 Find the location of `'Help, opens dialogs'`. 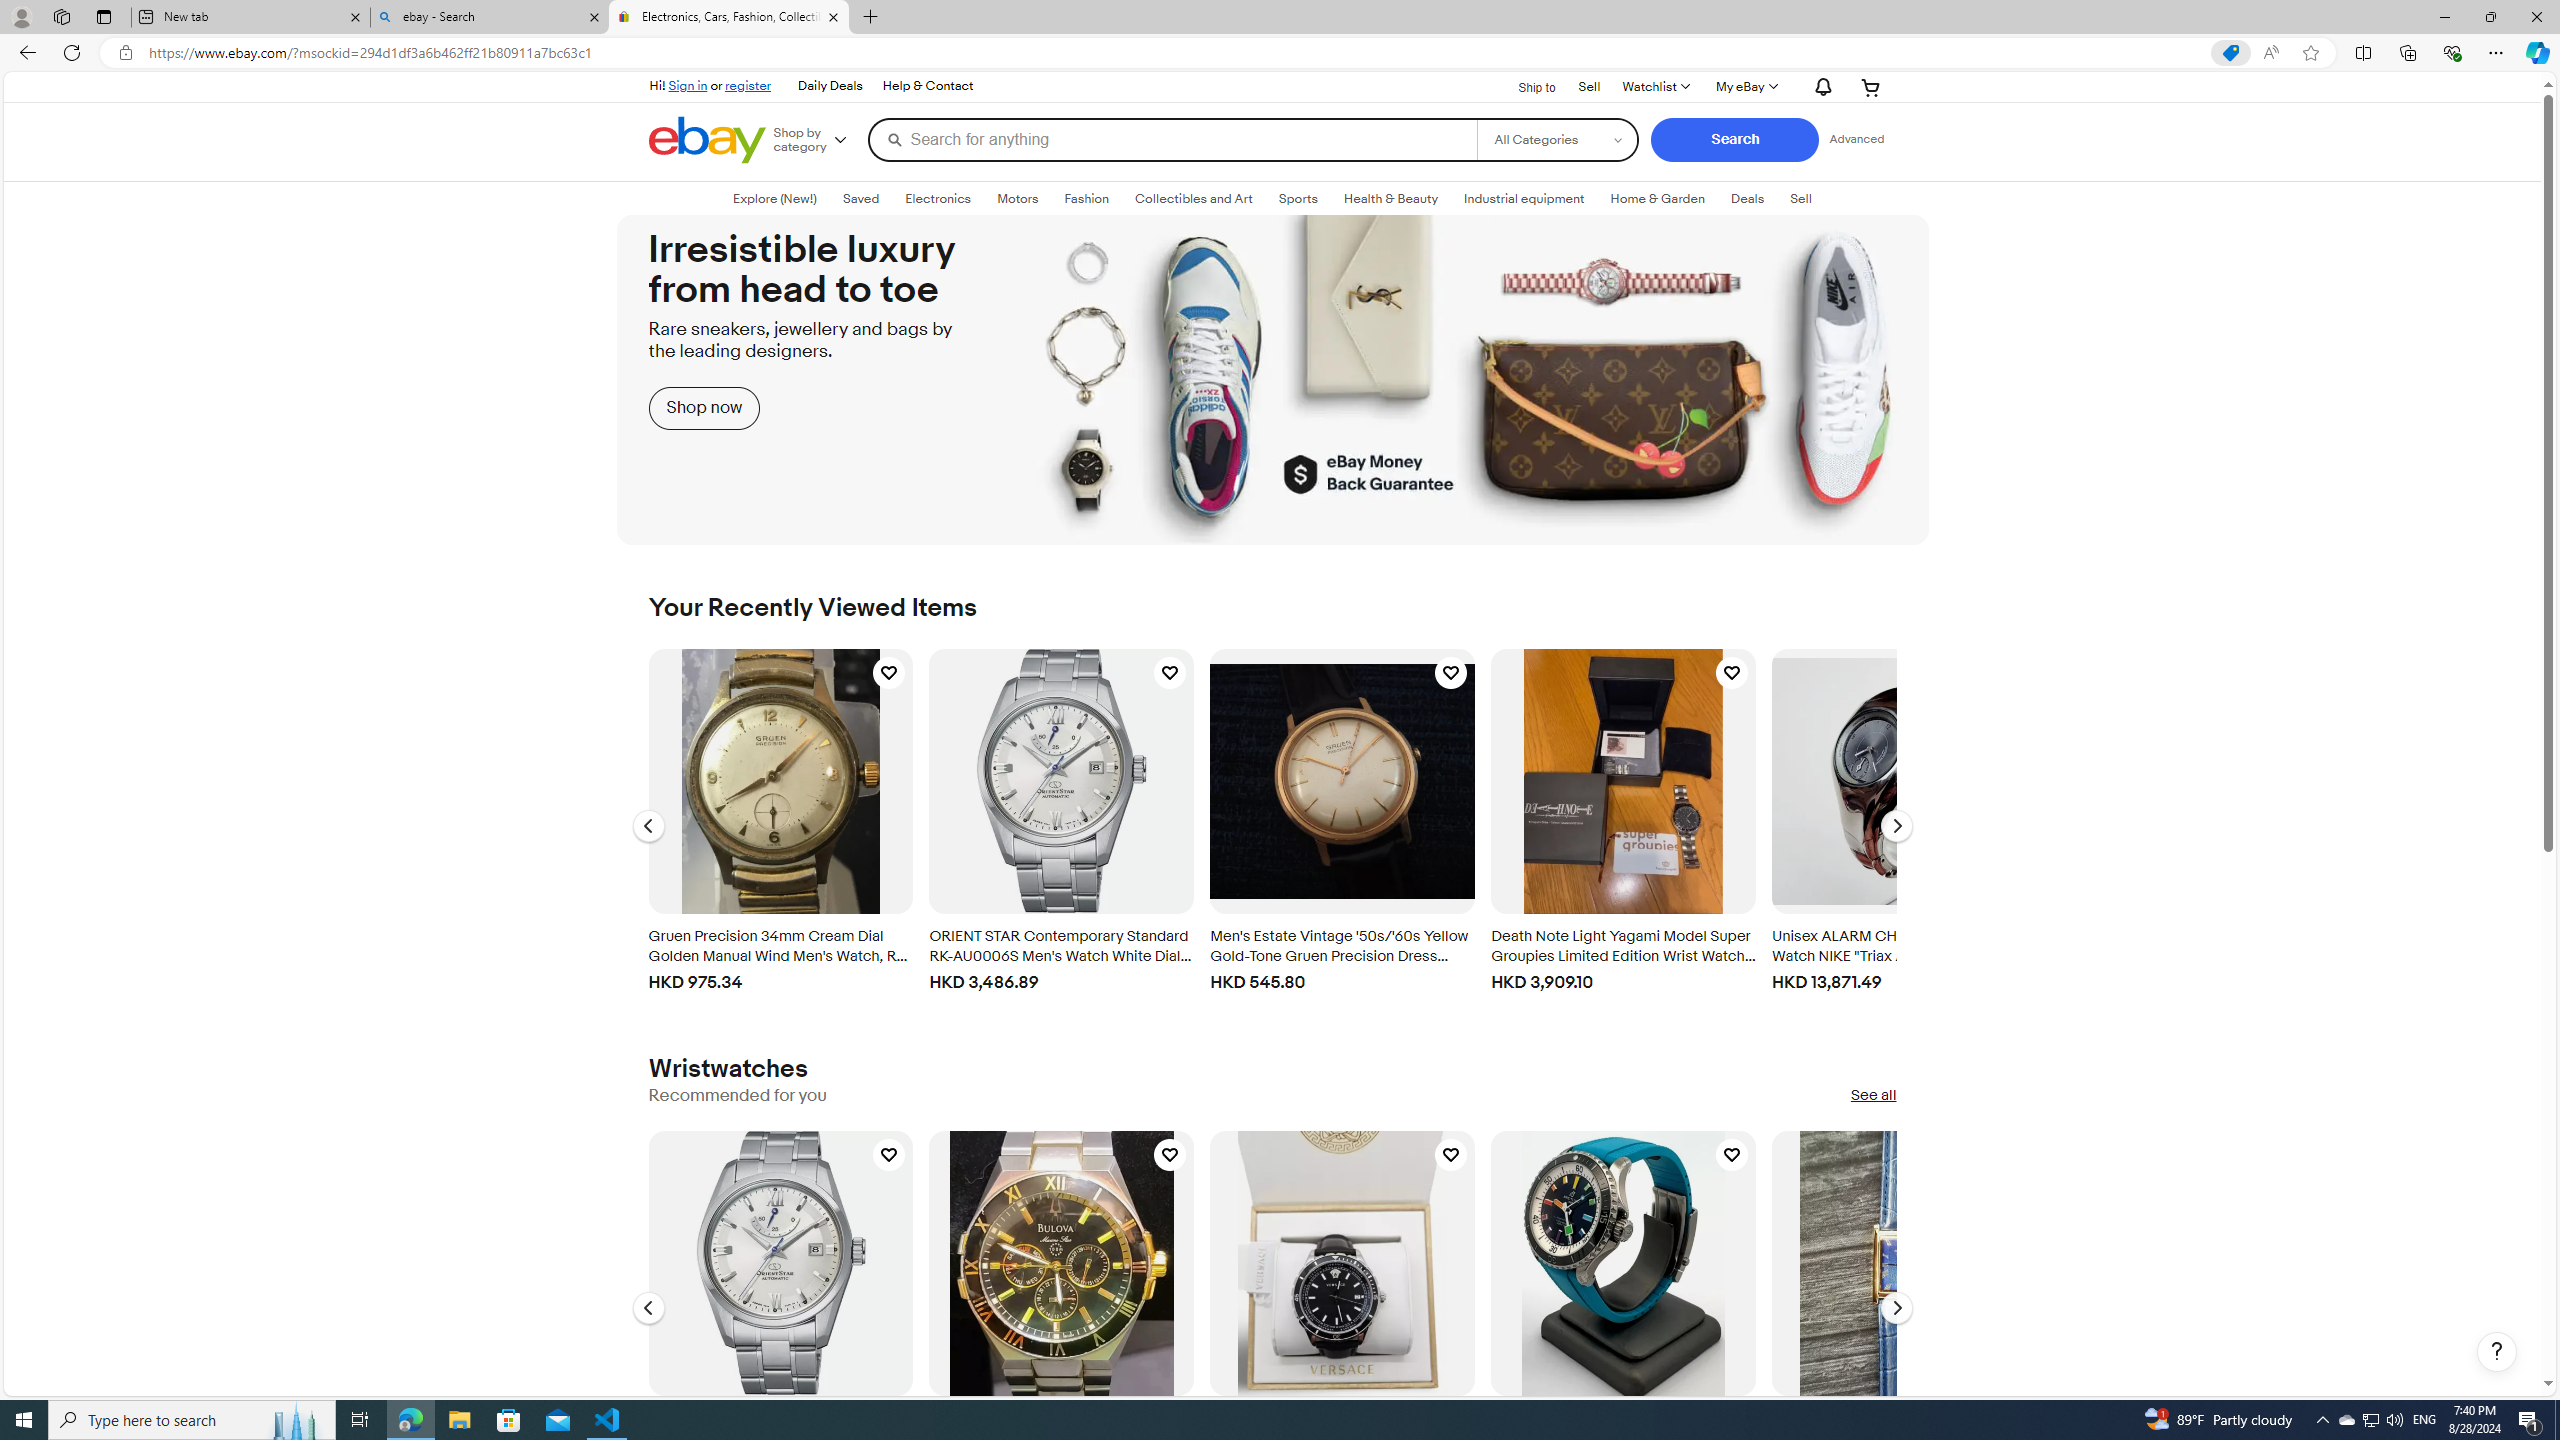

'Help, opens dialogs' is located at coordinates (2496, 1351).